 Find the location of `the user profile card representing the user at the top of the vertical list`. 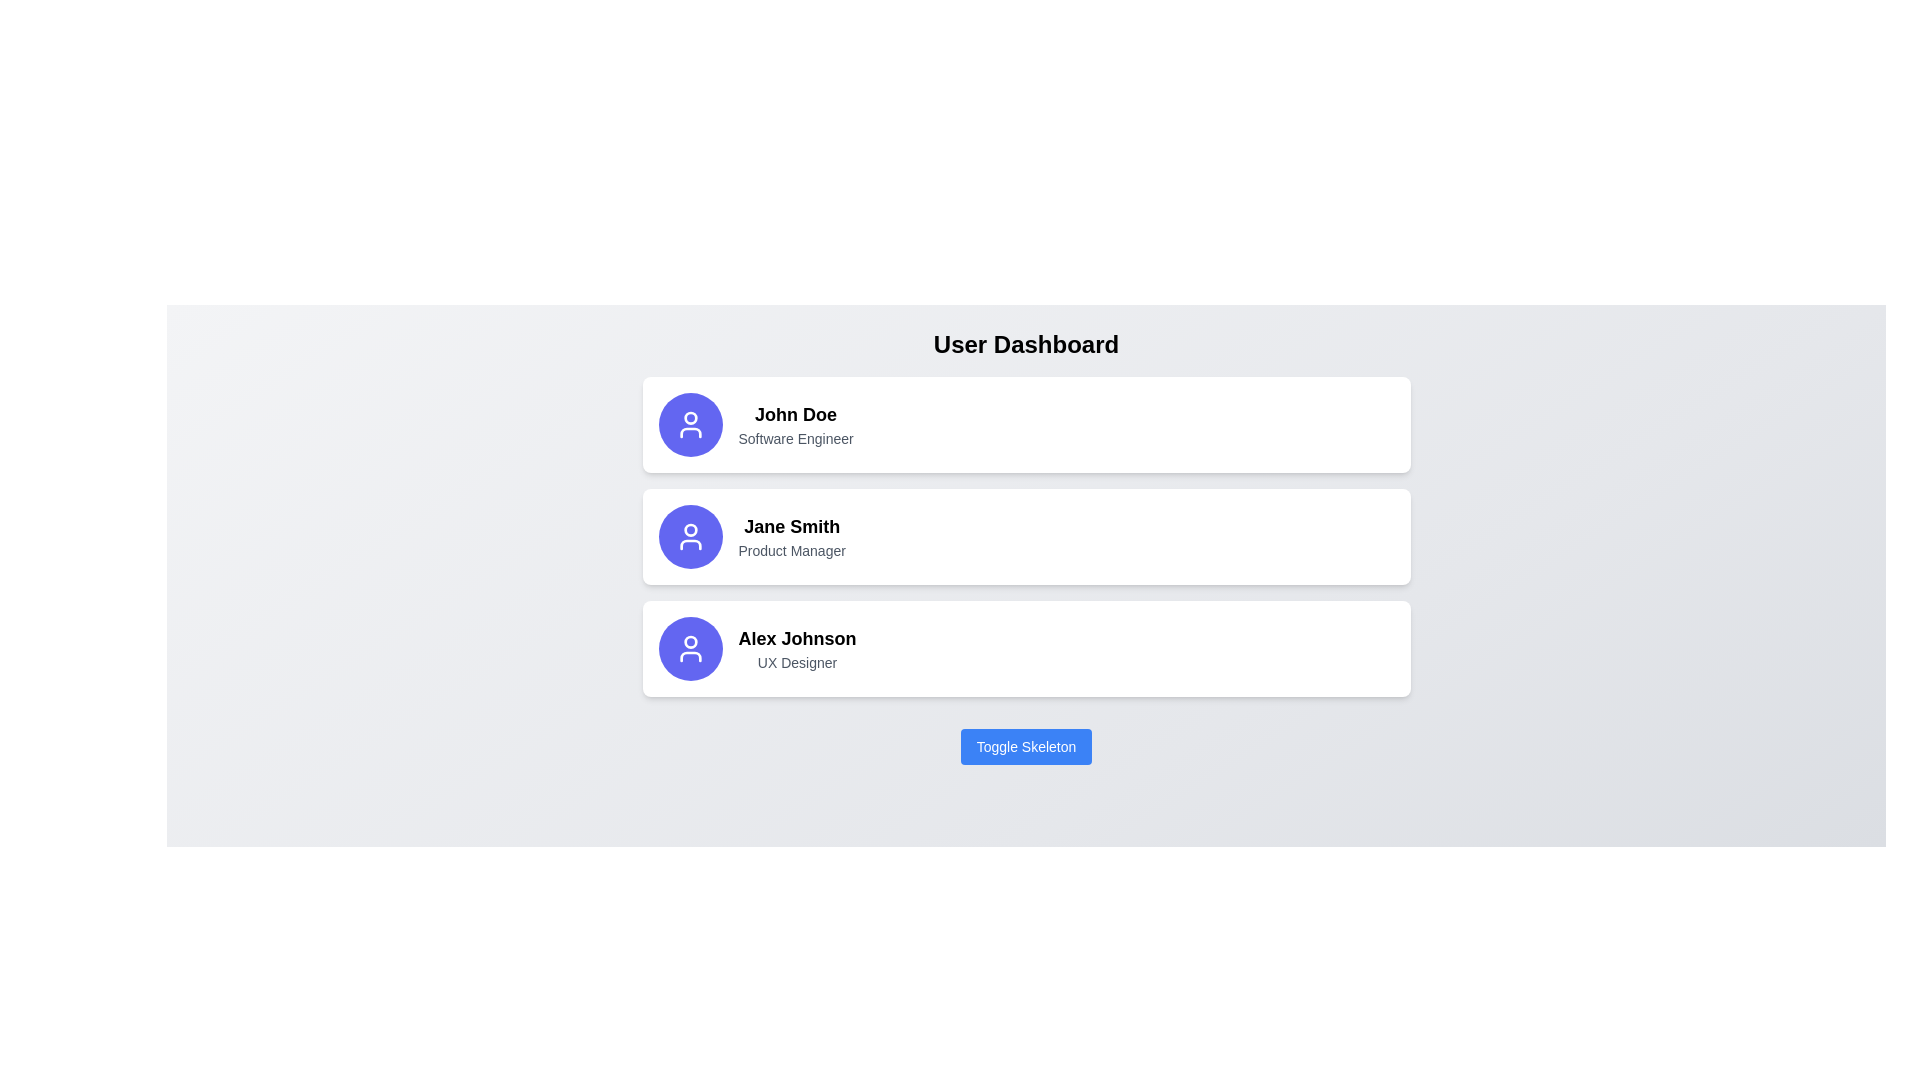

the user profile card representing the user at the top of the vertical list is located at coordinates (1026, 423).